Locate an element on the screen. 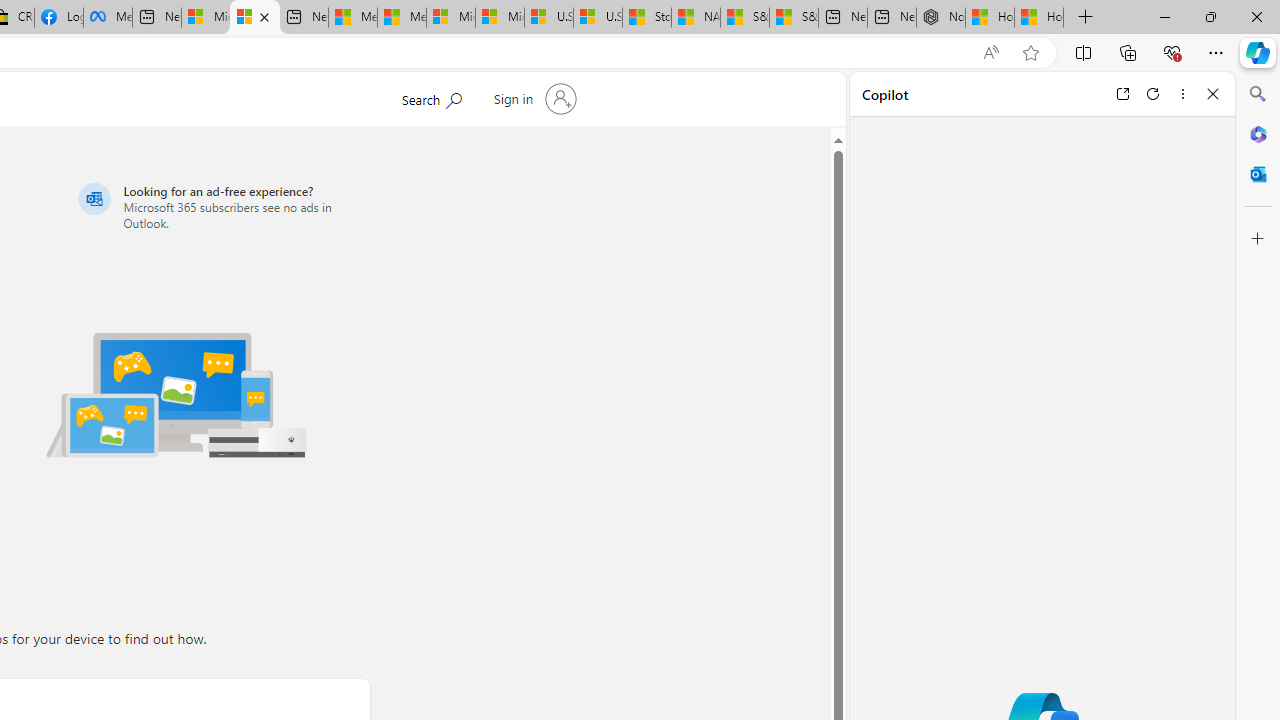  'Illustration of multiple devices' is located at coordinates (176, 394).